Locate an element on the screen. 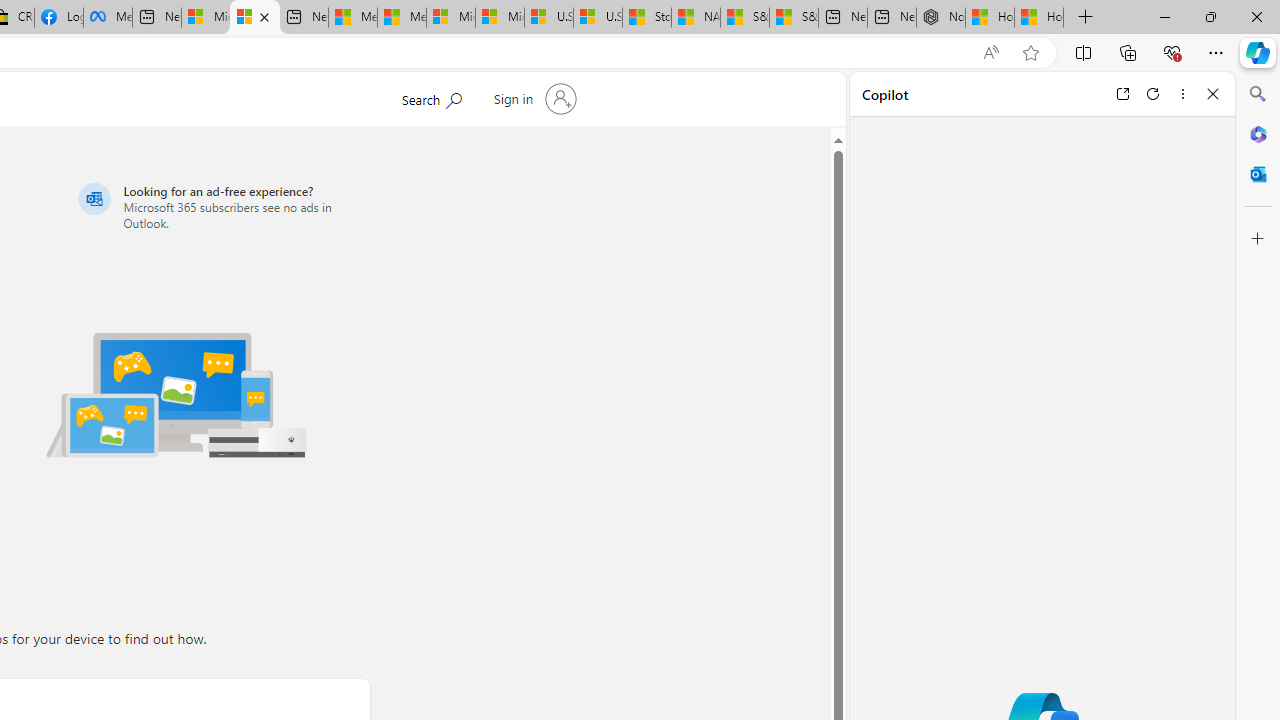  'Illustration of multiple devices' is located at coordinates (176, 394).